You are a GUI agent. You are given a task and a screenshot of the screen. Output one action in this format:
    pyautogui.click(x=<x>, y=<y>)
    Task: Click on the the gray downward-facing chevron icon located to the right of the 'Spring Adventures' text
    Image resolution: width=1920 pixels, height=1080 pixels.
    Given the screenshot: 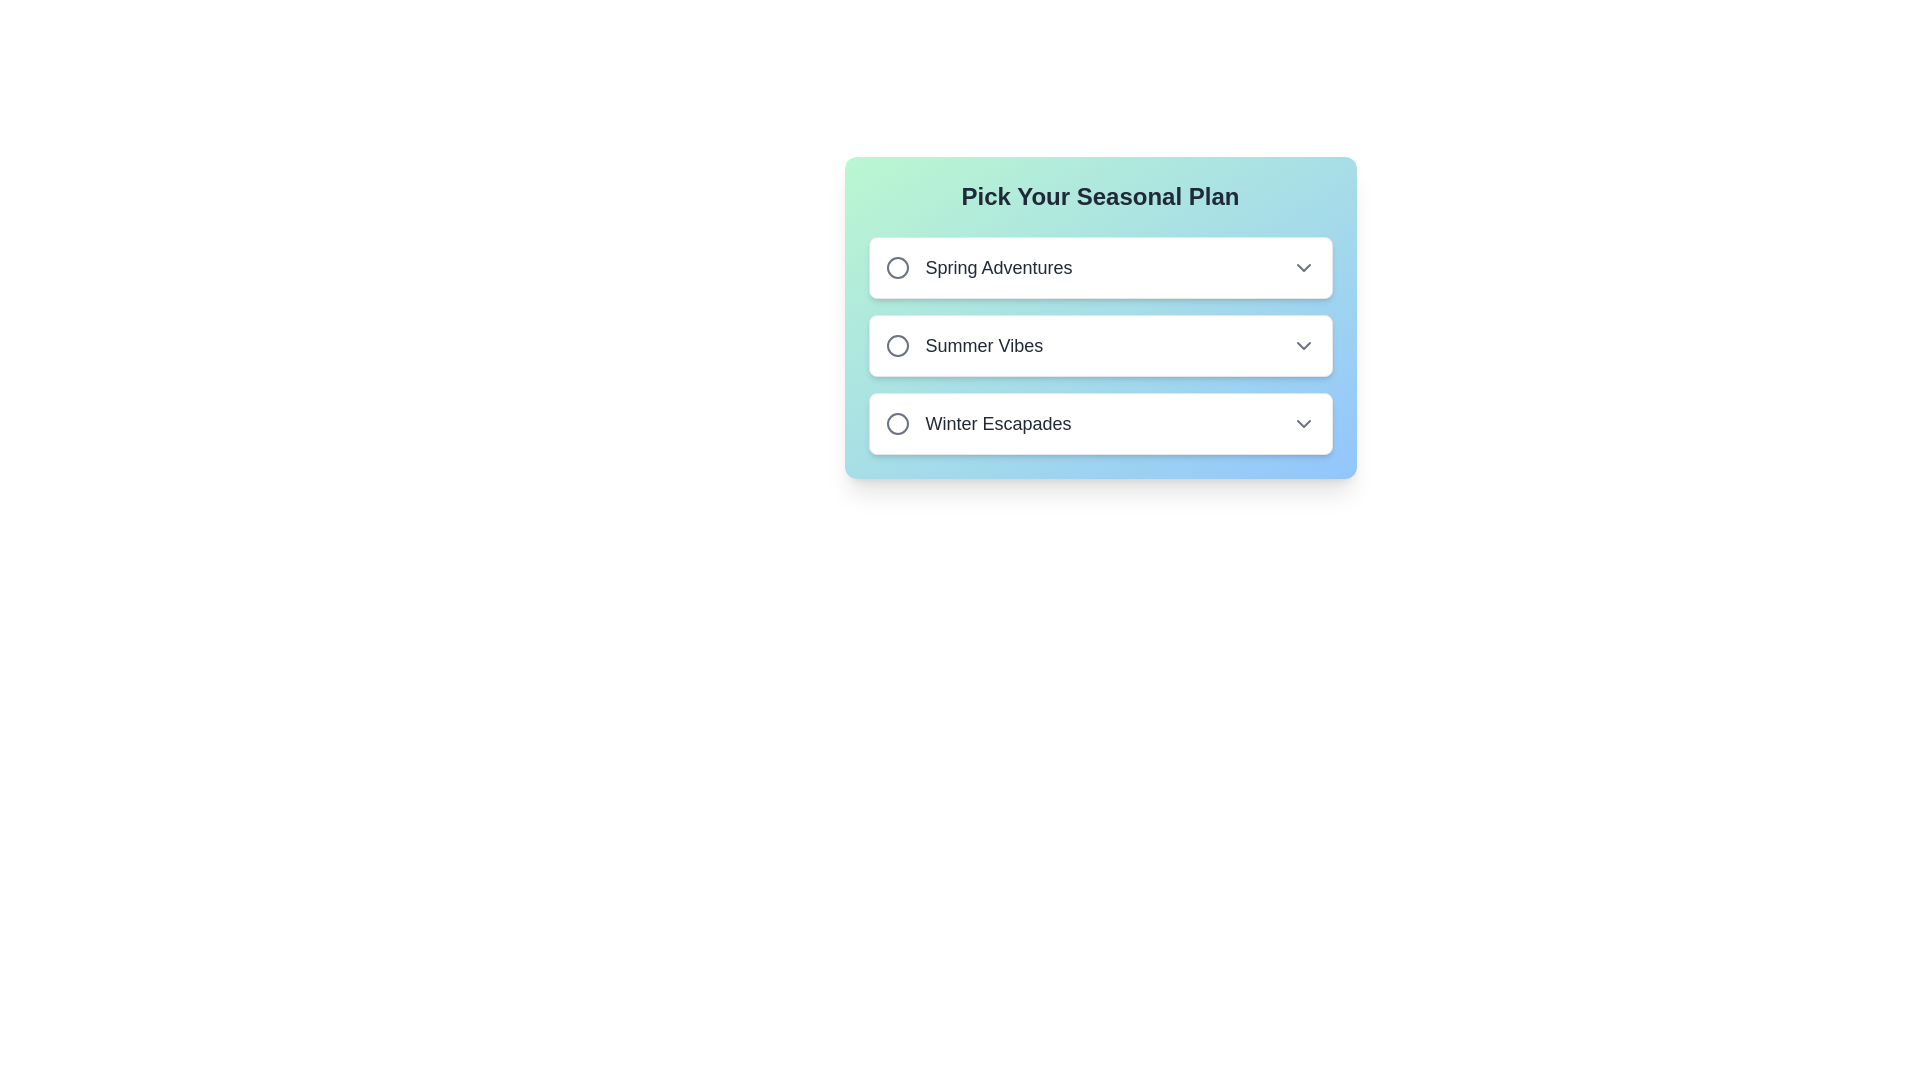 What is the action you would take?
    pyautogui.click(x=1303, y=266)
    